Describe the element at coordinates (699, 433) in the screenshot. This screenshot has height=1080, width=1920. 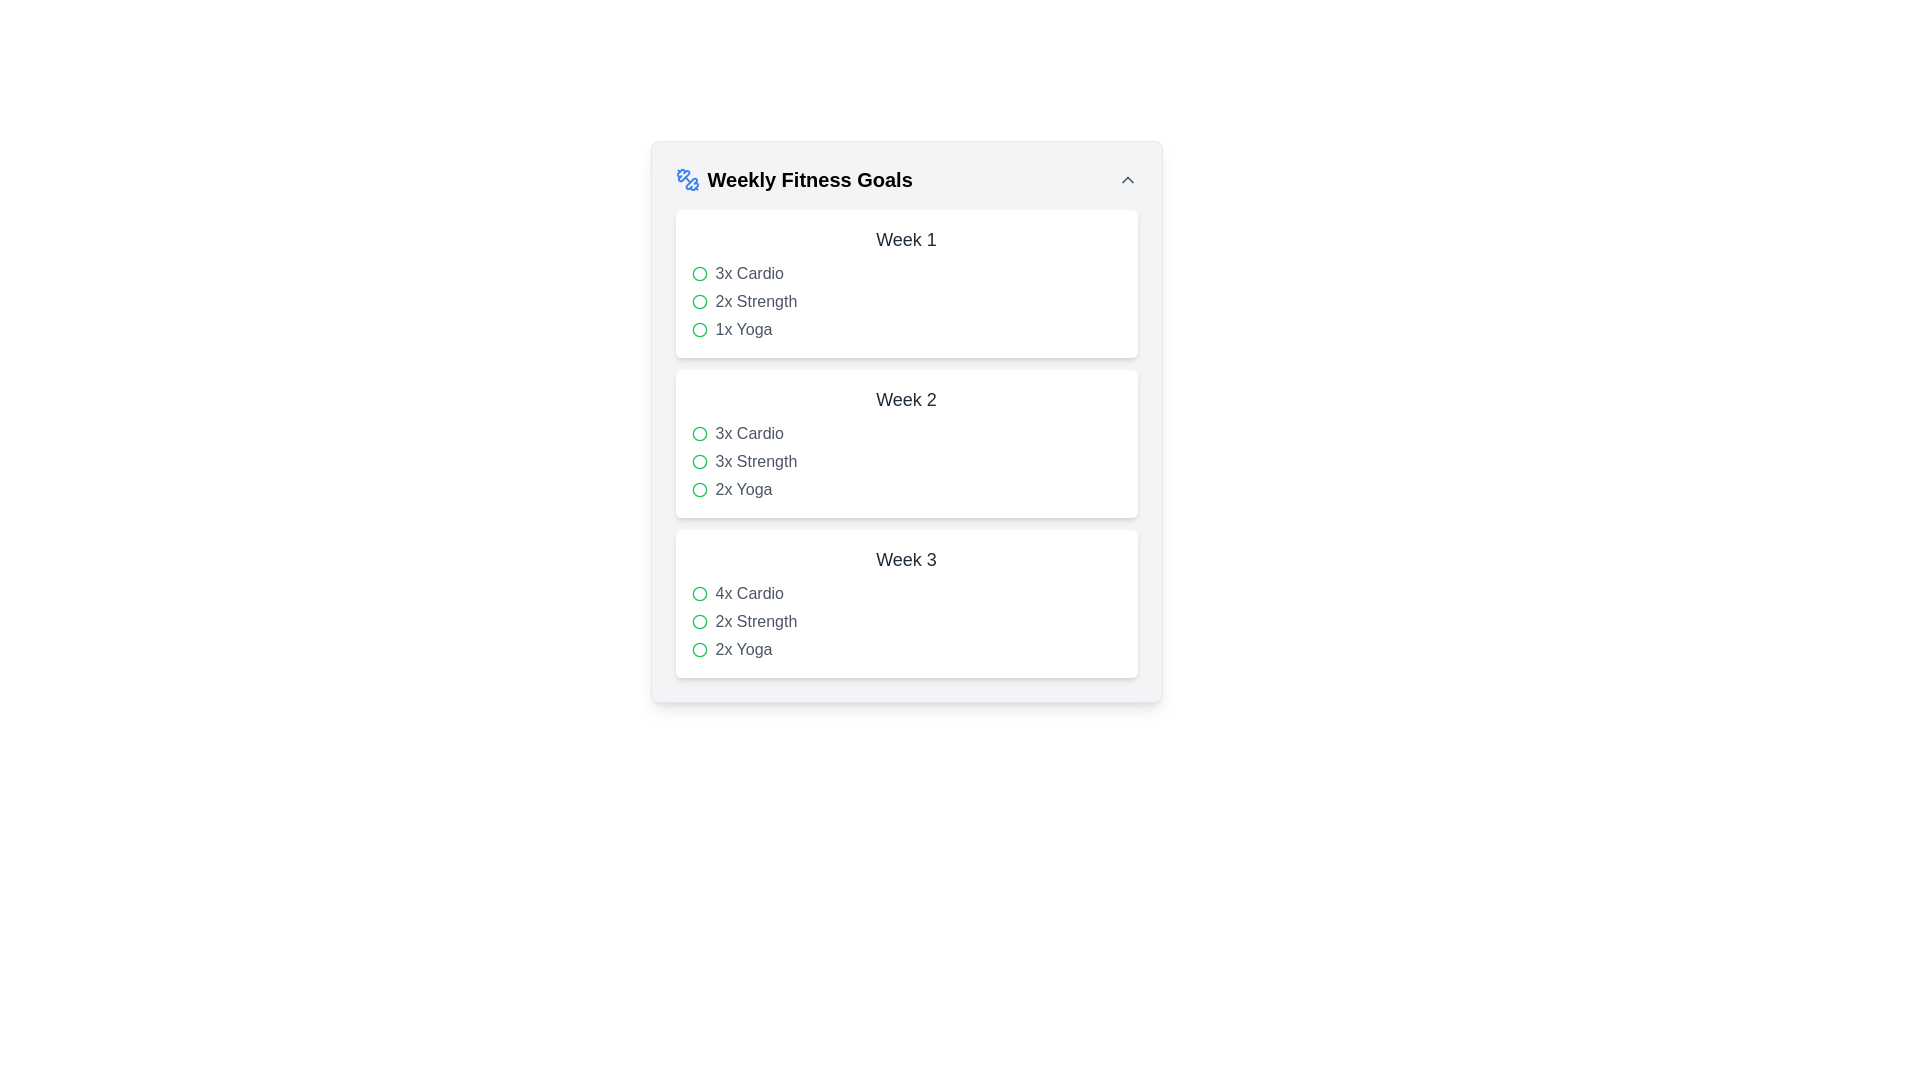
I see `the status of the Graphic/UI Icon located in the 'Week 2' section of the 'Weekly Fitness Goals' interface, which is the first item in the row to the left of the '3x Cardio' text` at that location.